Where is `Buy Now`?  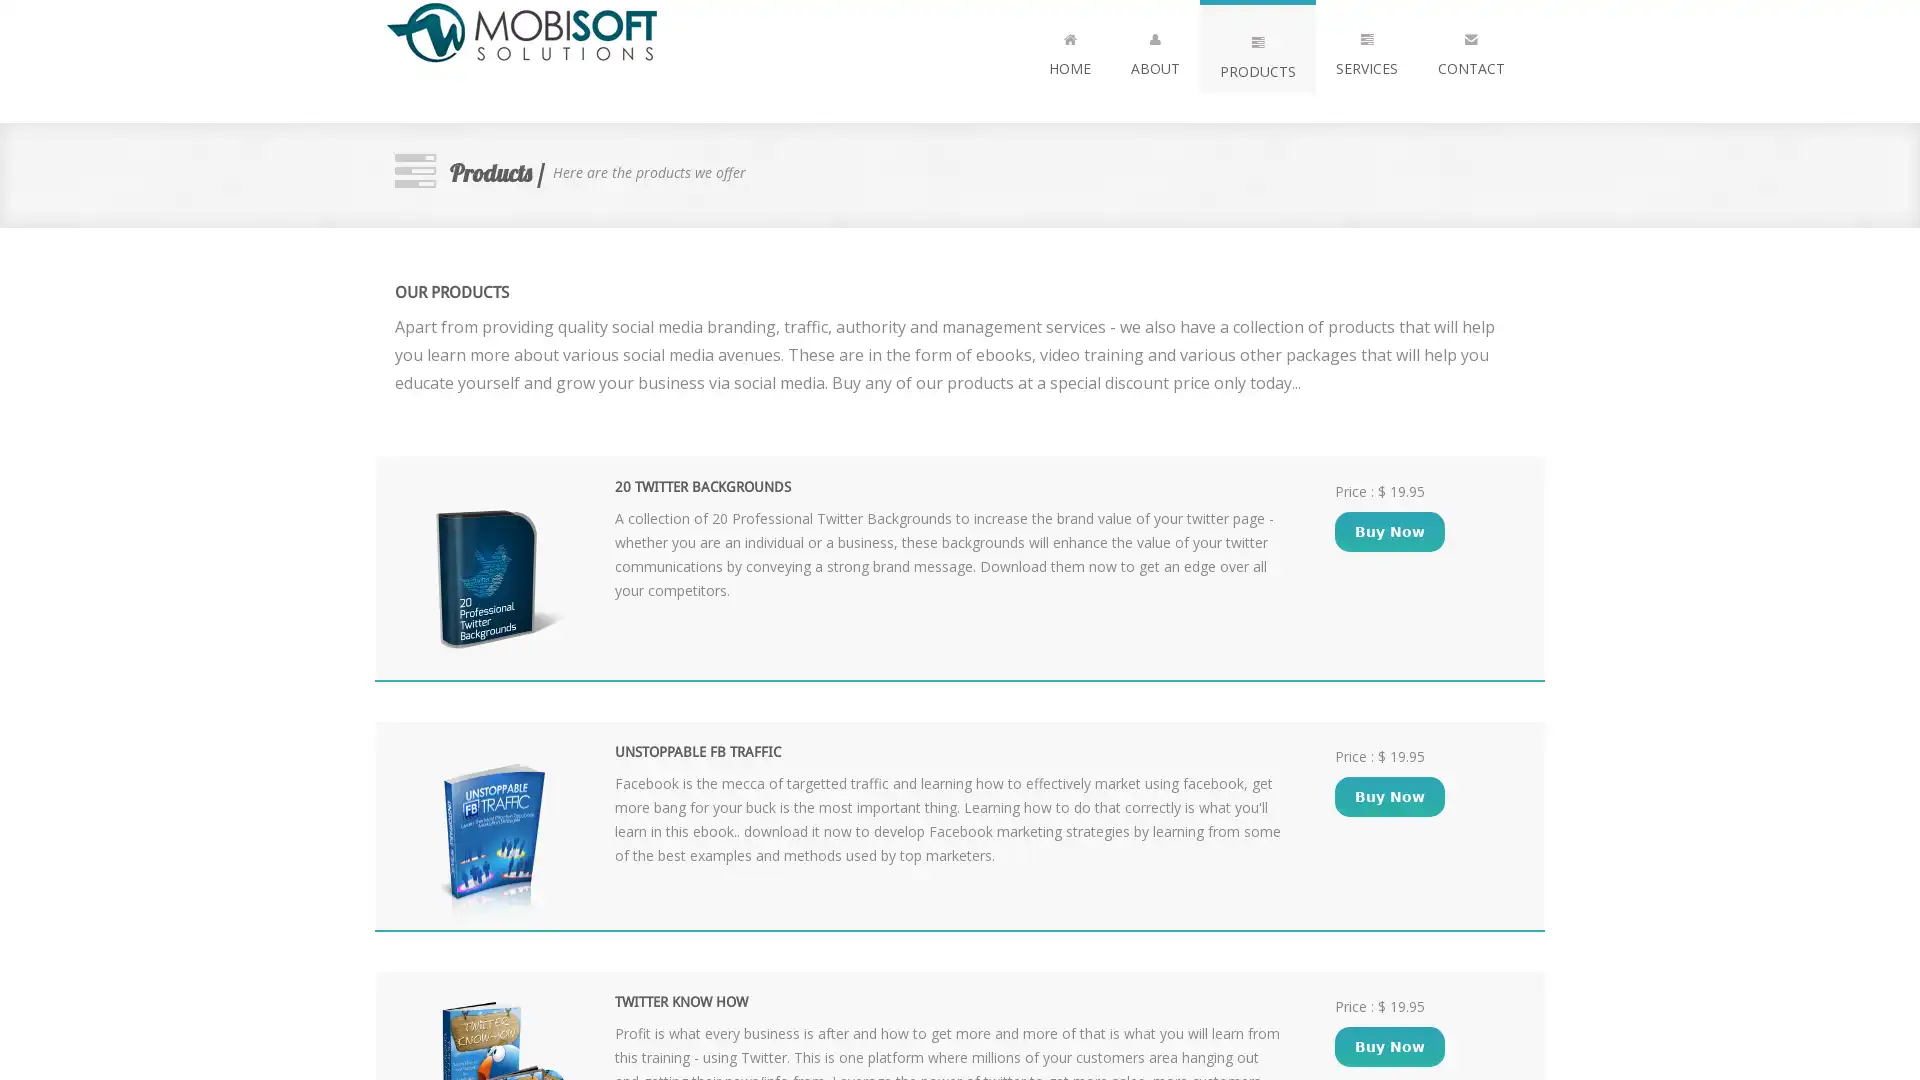
Buy Now is located at coordinates (1389, 1045).